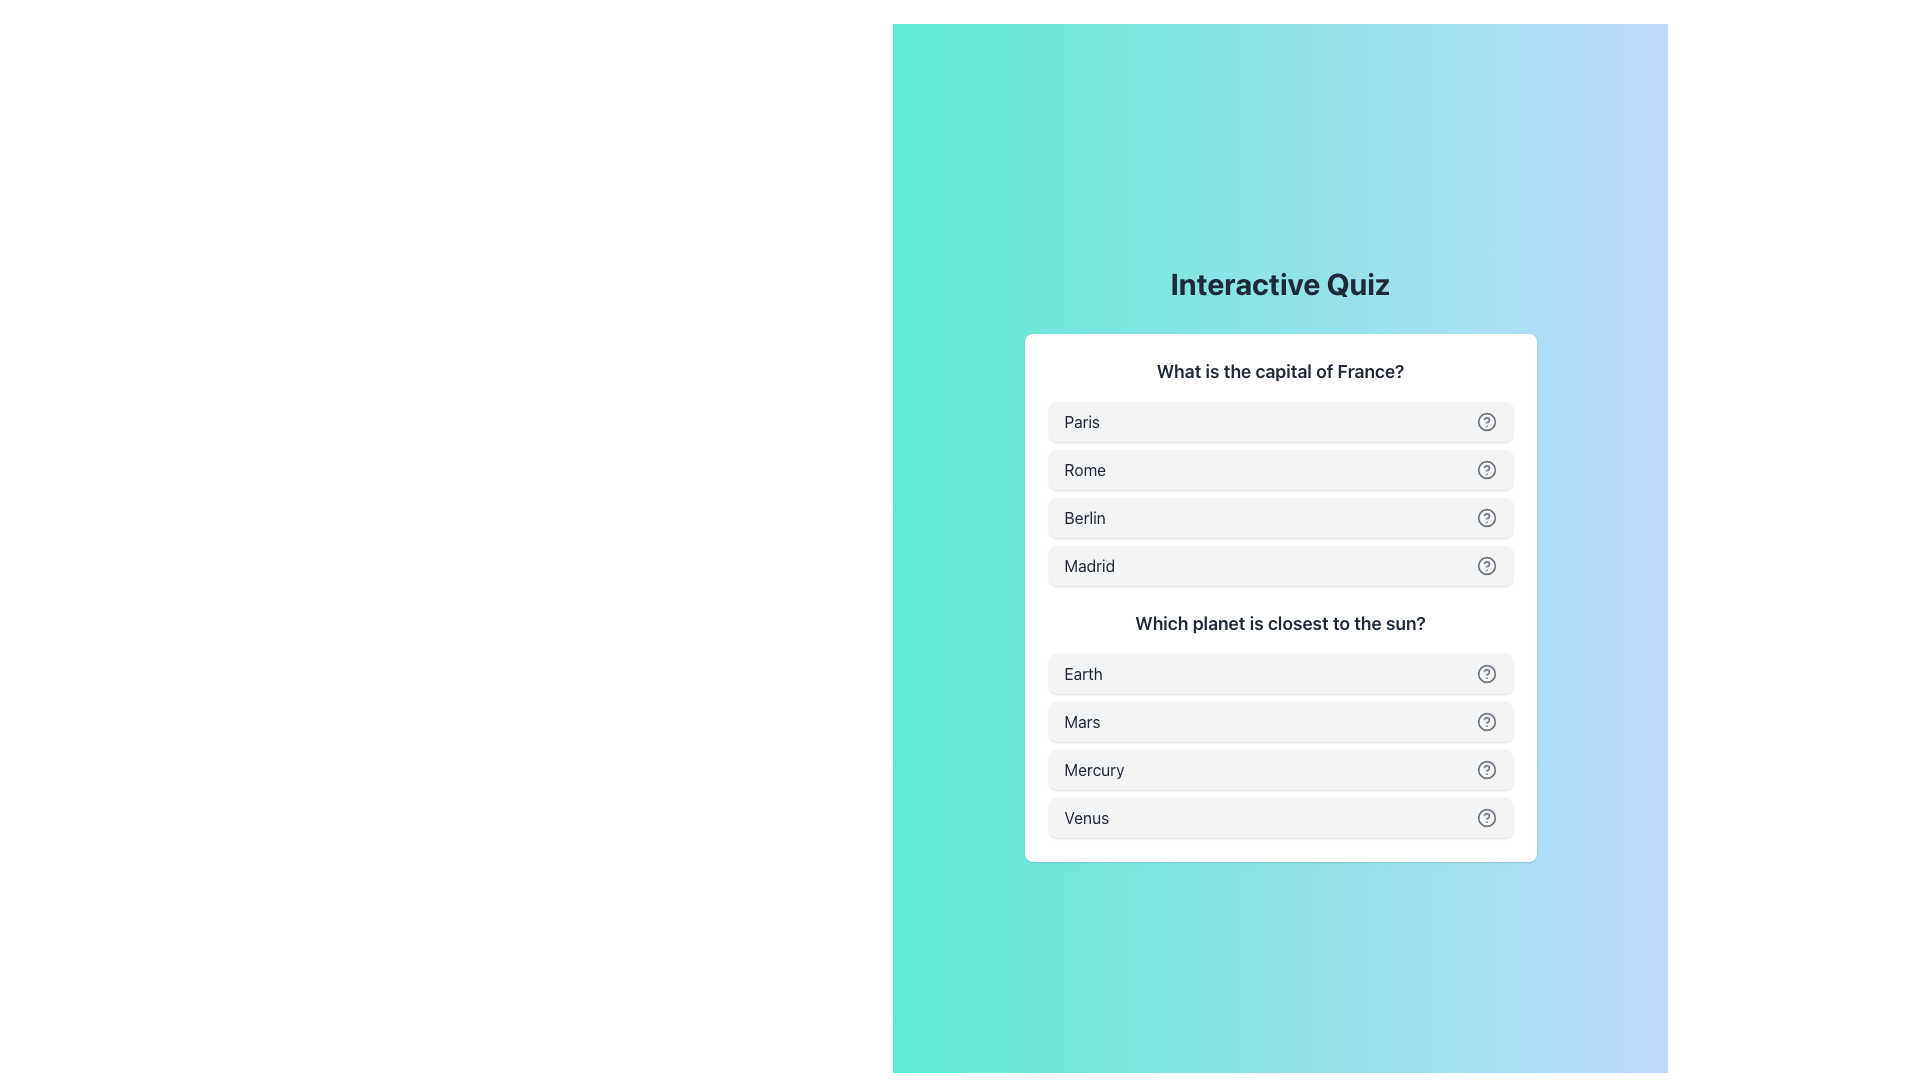  I want to click on the help icon located in the second row under the question 'What is the capital of France?', positioned to the right of the text 'Rome', so click(1486, 470).